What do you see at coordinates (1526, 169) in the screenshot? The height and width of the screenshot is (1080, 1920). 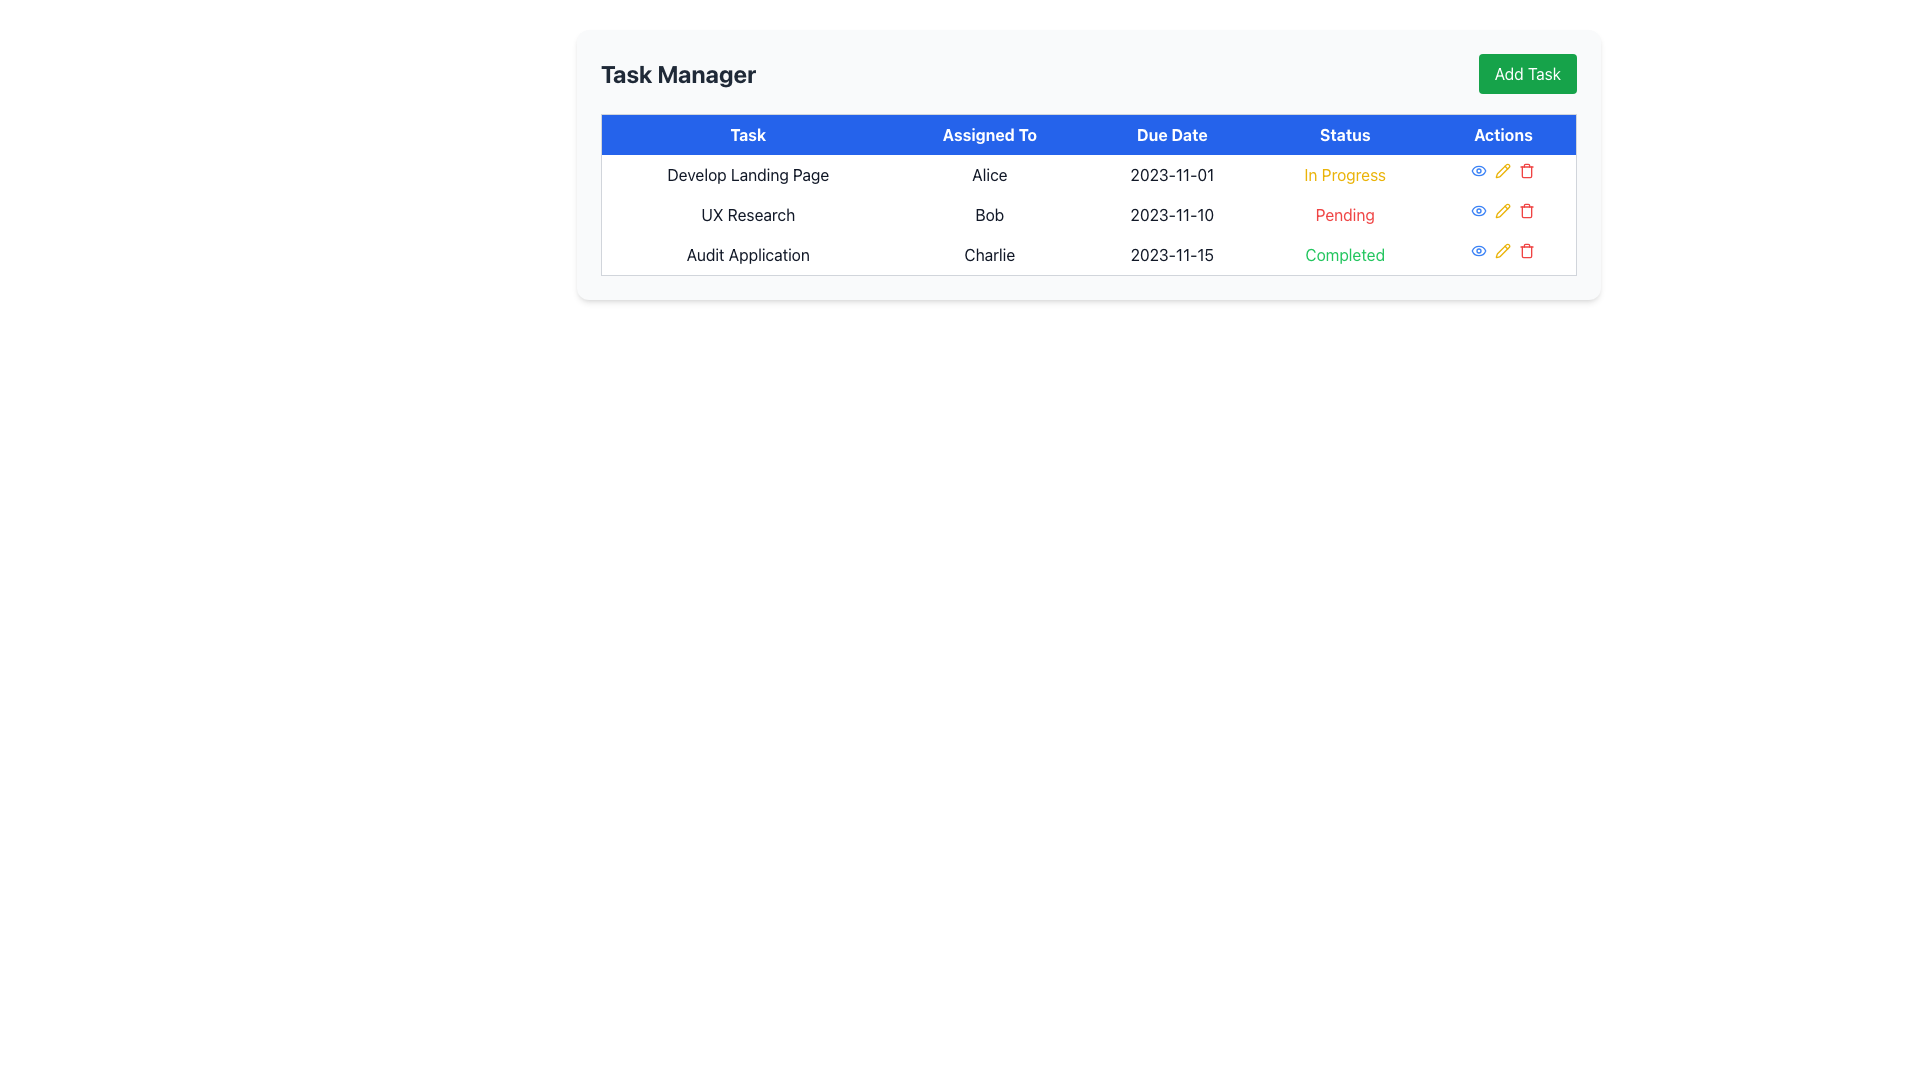 I see `the delete button located in the last position of the 'Actions' column in the task table` at bounding box center [1526, 169].